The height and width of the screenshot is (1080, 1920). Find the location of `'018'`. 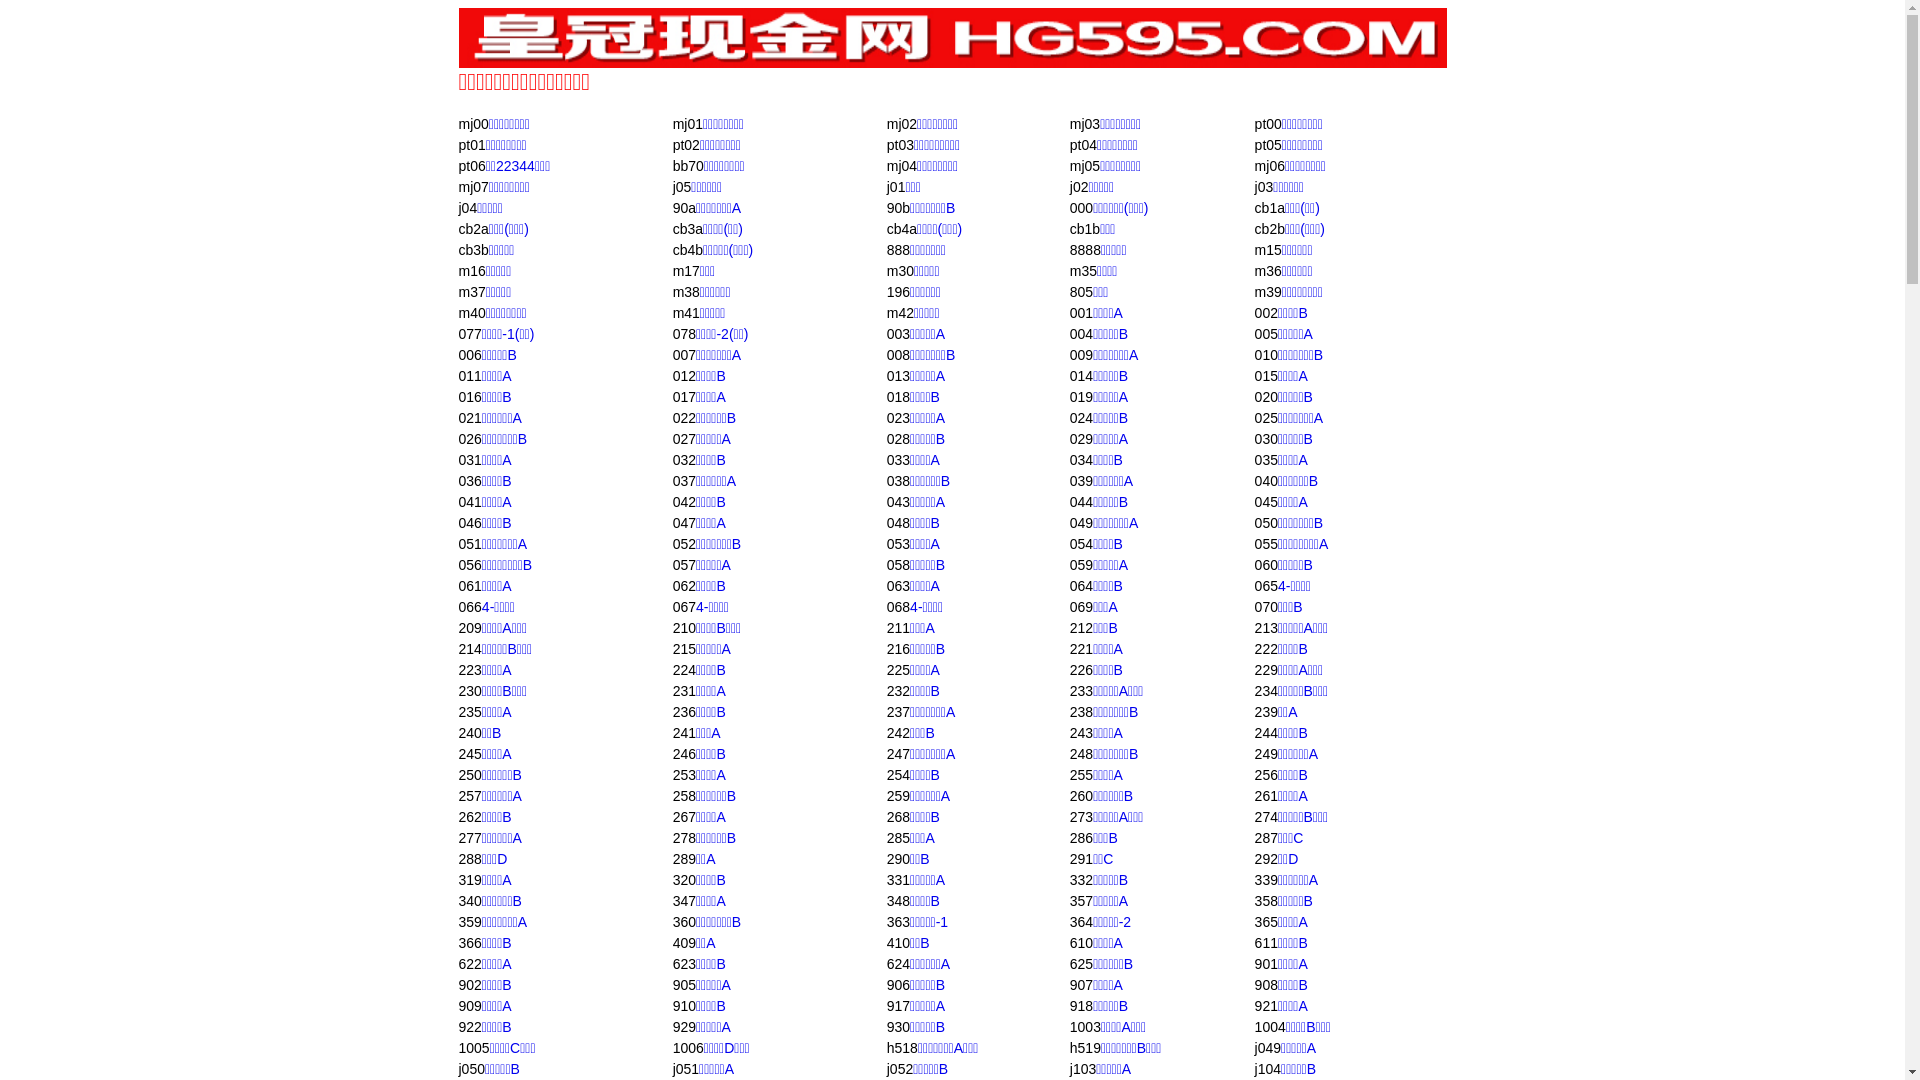

'018' is located at coordinates (897, 397).